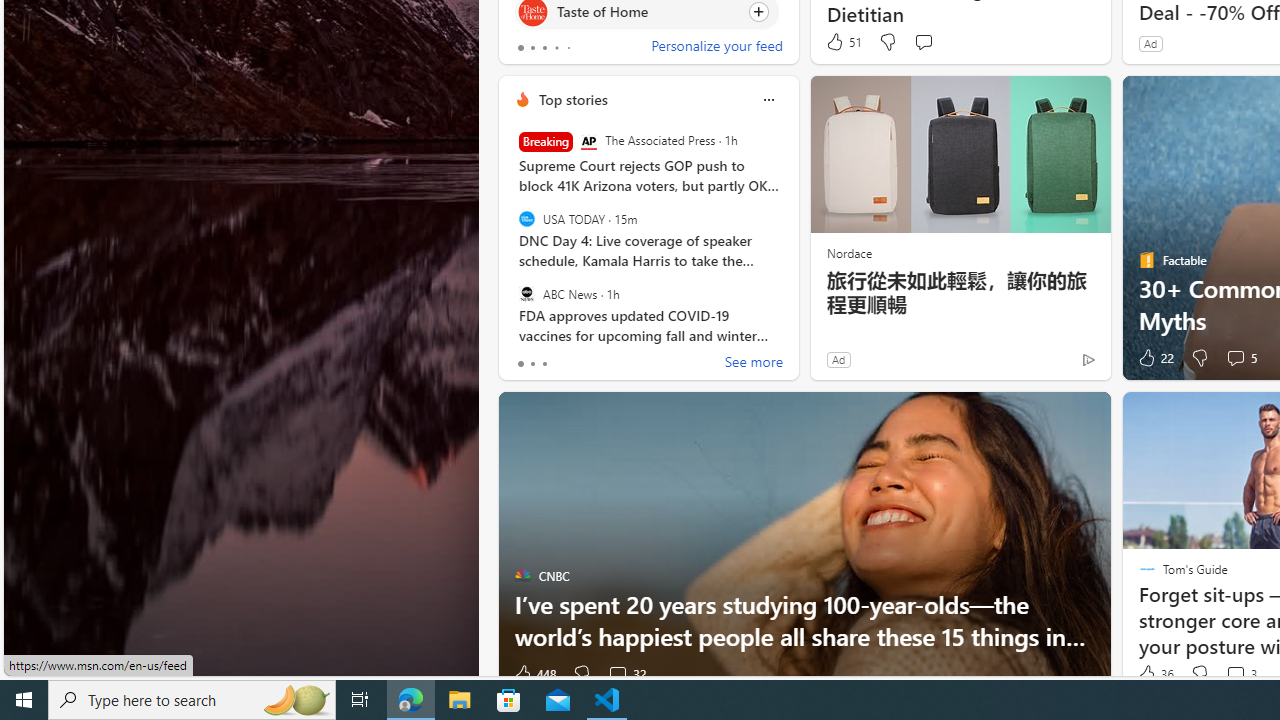  What do you see at coordinates (534, 674) in the screenshot?
I see `'448 Like'` at bounding box center [534, 674].